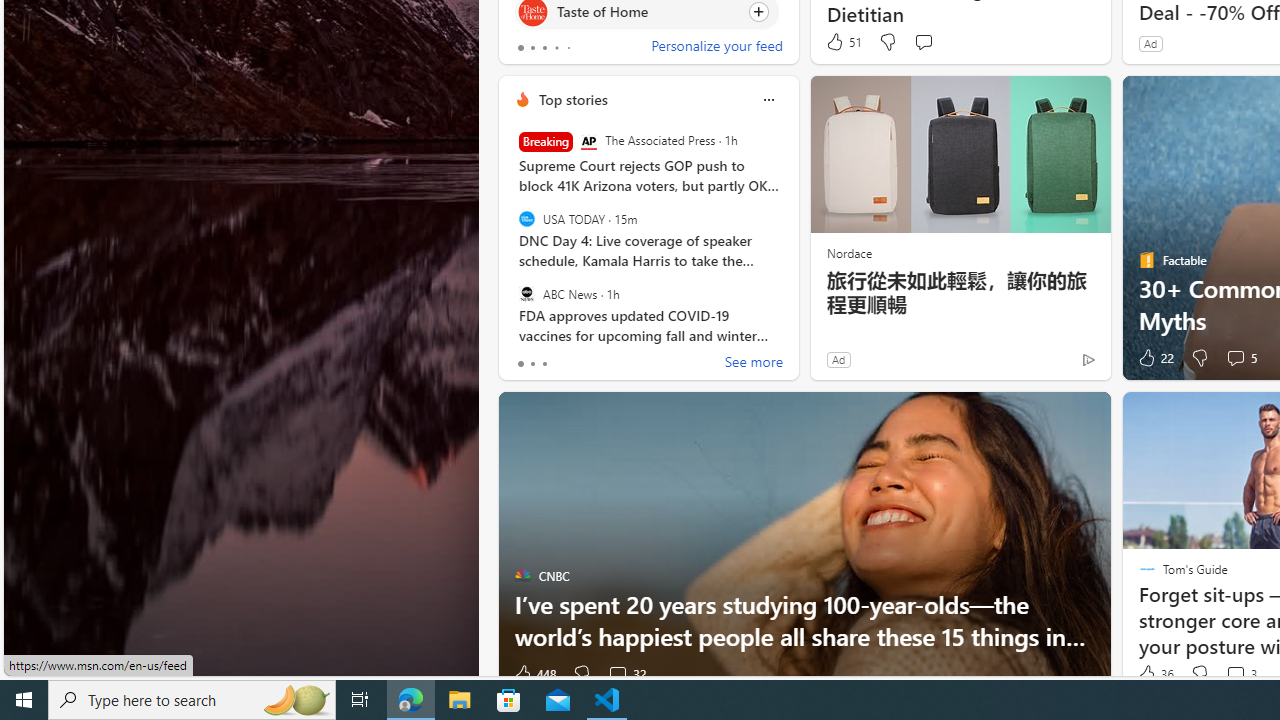  What do you see at coordinates (534, 674) in the screenshot?
I see `'448 Like'` at bounding box center [534, 674].